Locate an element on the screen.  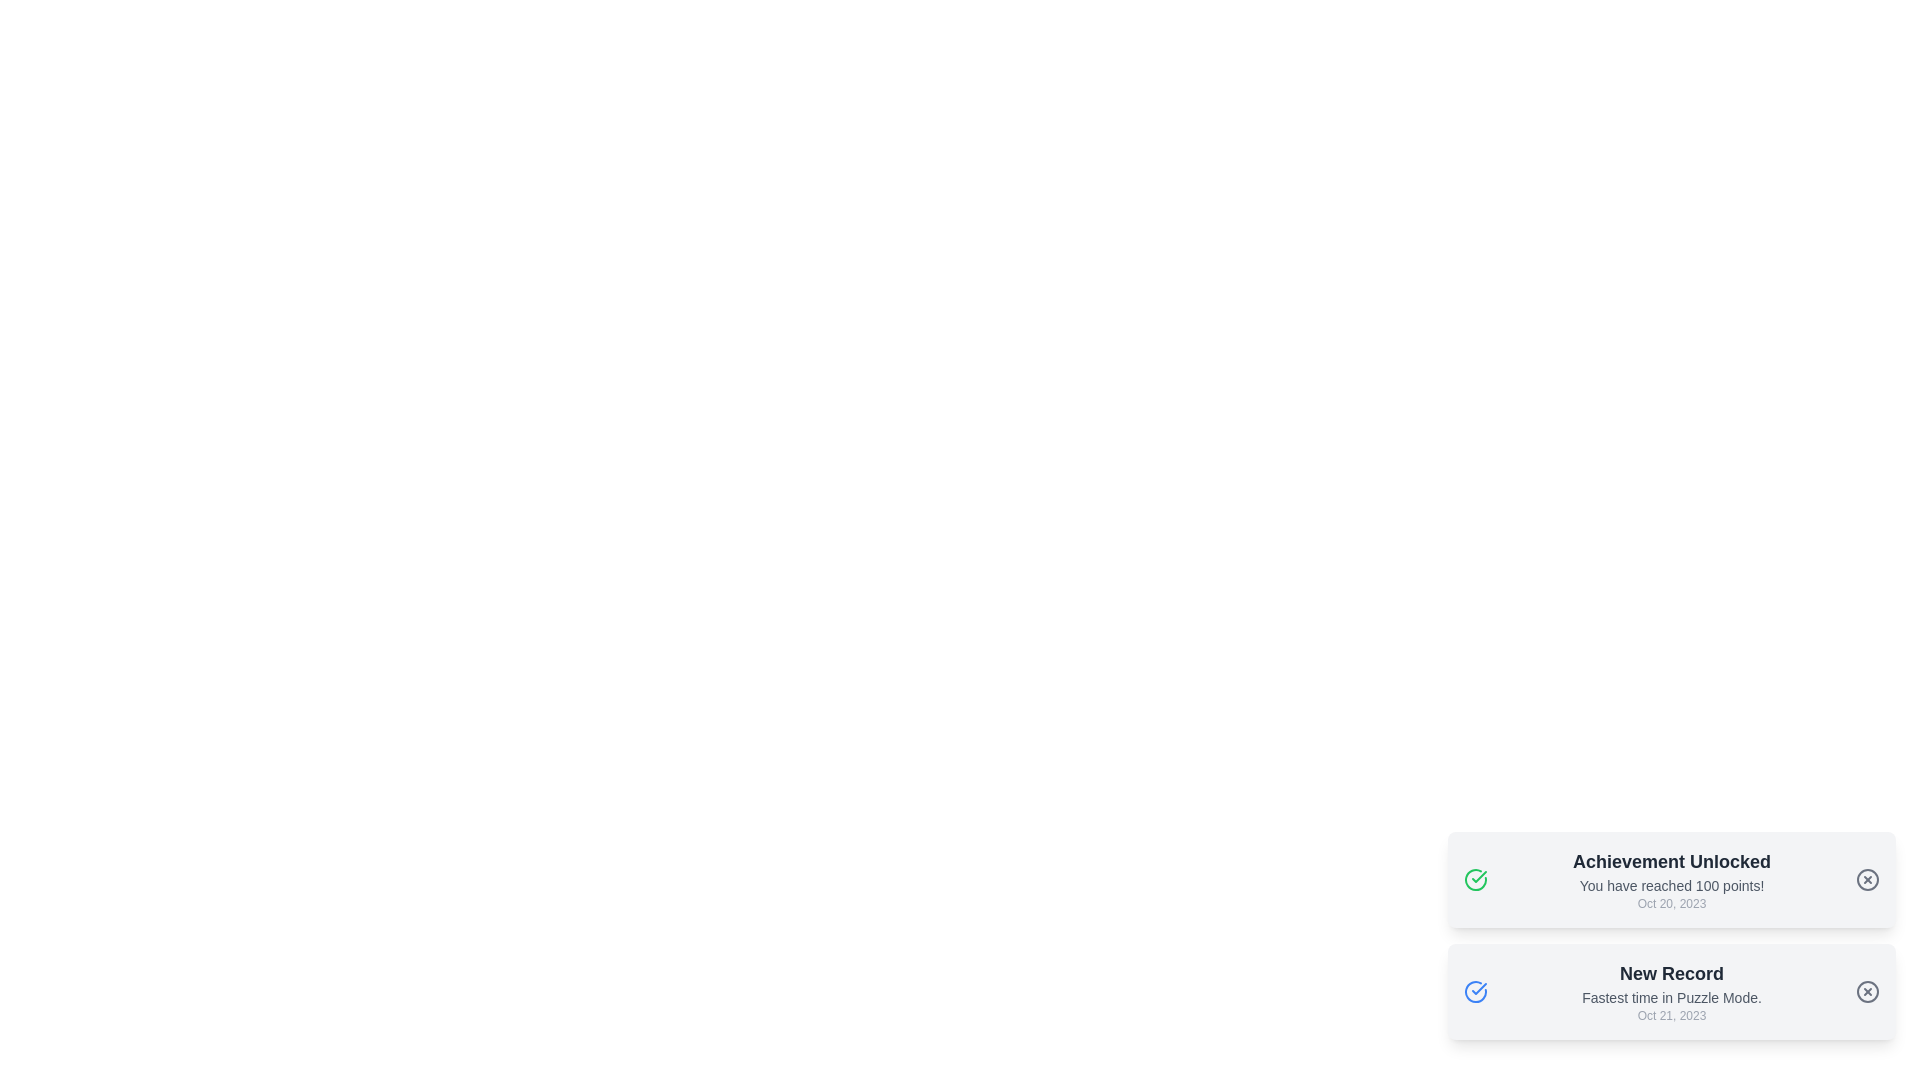
the Text label providing context for the record achievement, located beneath the title 'New Record' and above the date 'Oct 21, 2023' is located at coordinates (1671, 998).